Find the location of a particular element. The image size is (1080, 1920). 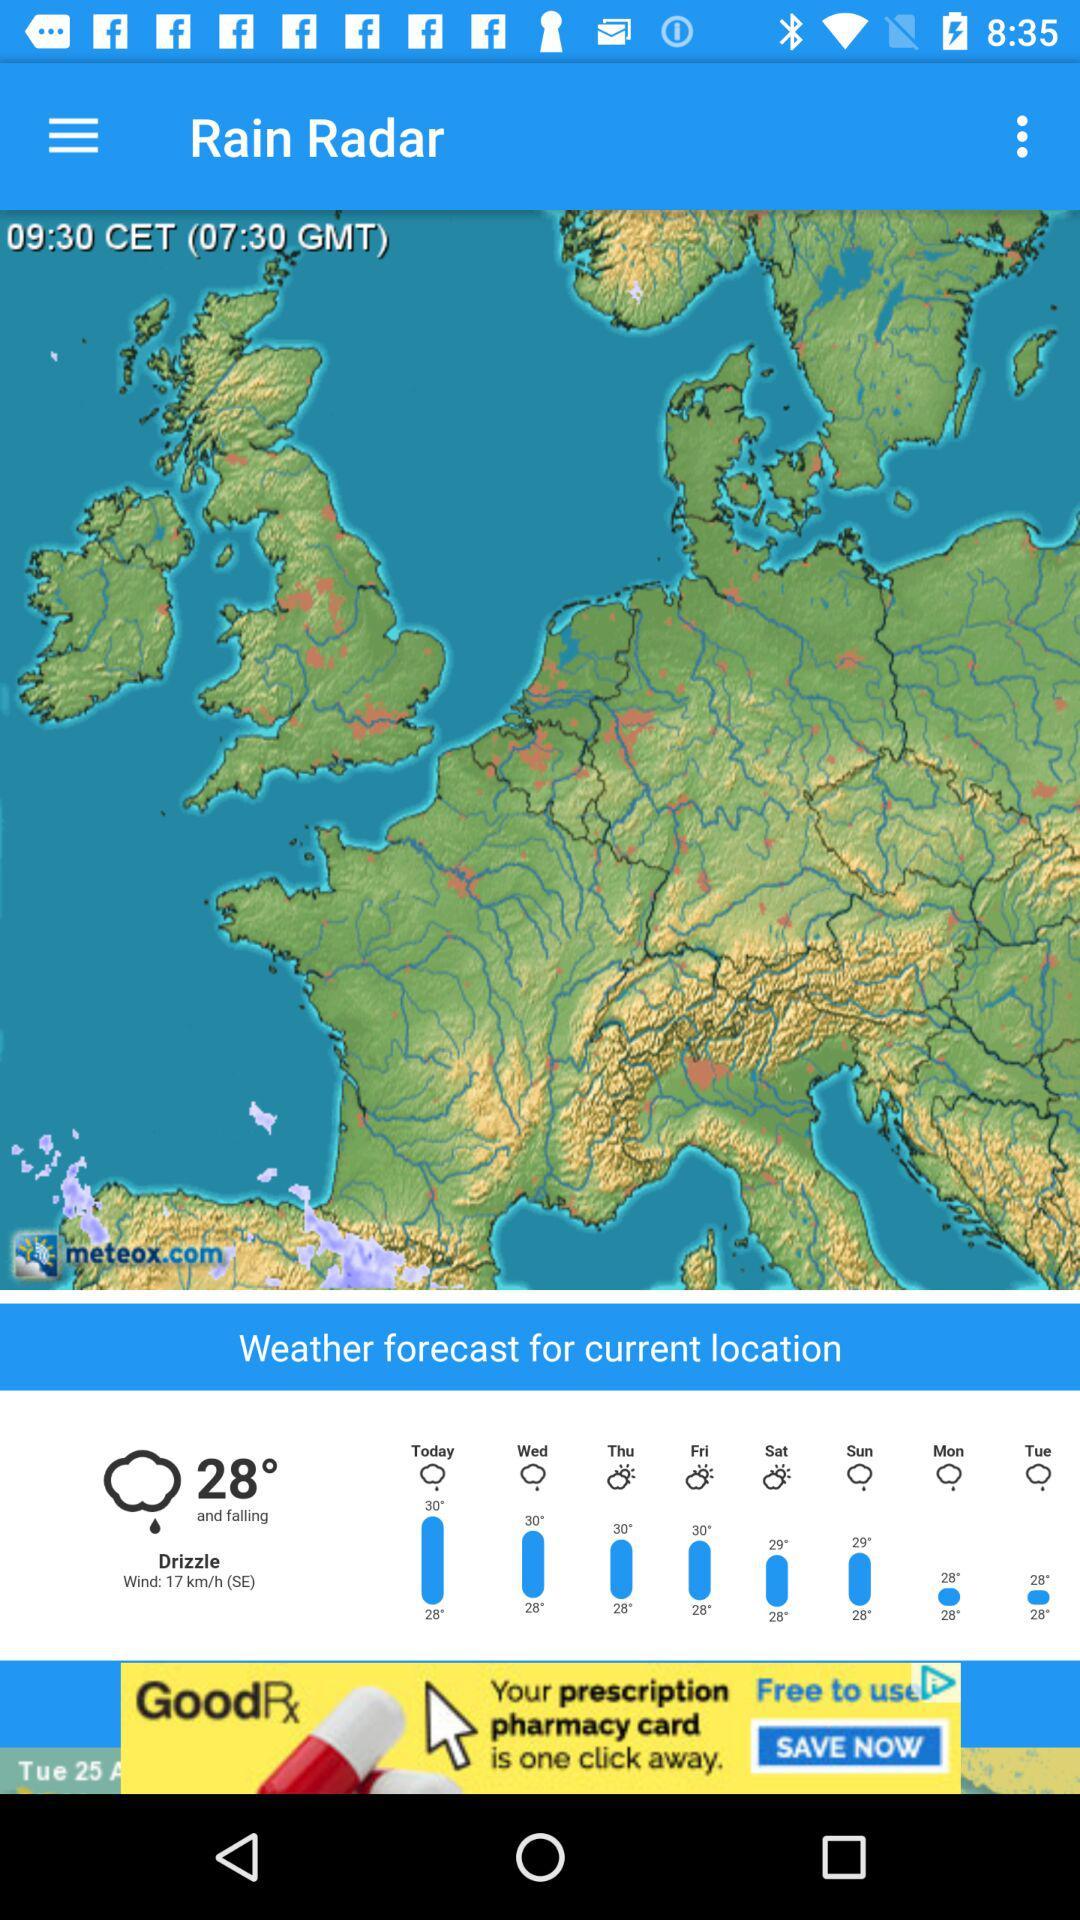

see weather forecast is located at coordinates (540, 1524).